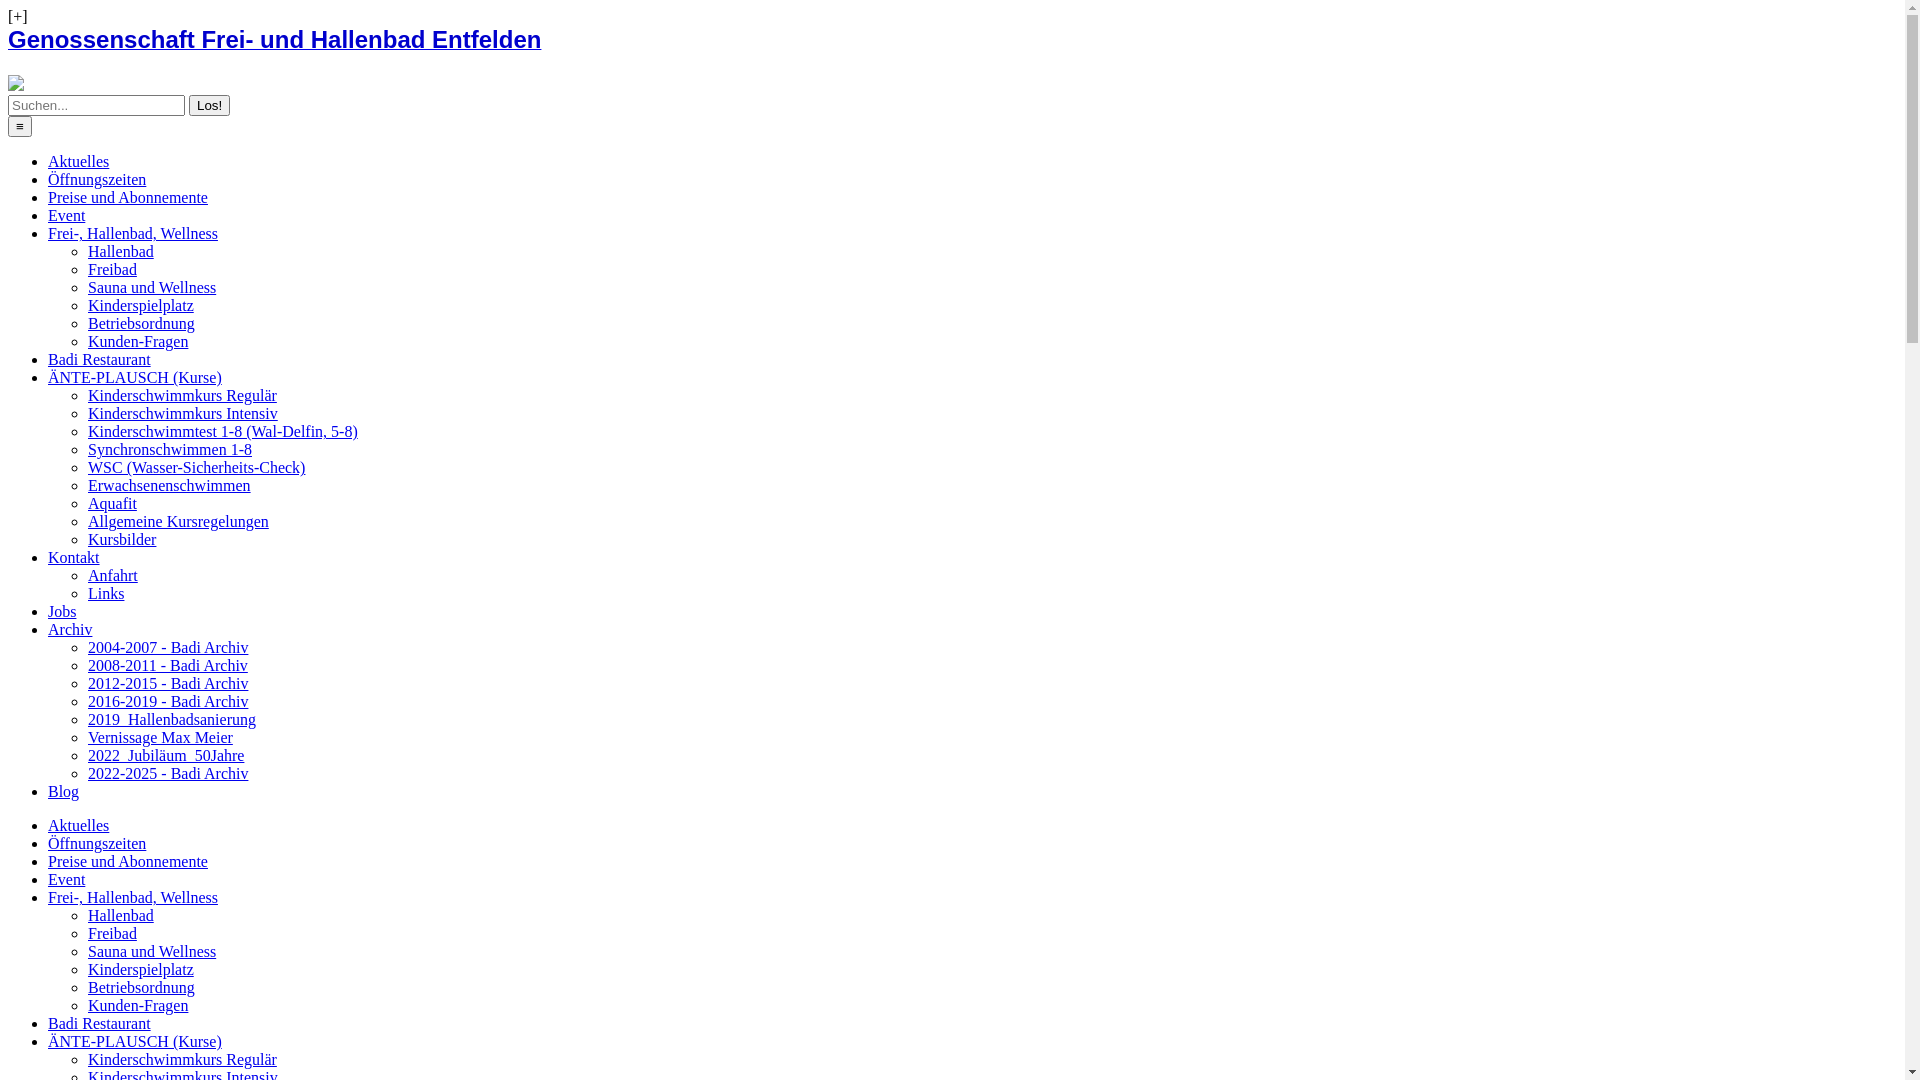 The height and width of the screenshot is (1080, 1920). I want to click on 'Synchronschwimmen 1-8', so click(86, 448).